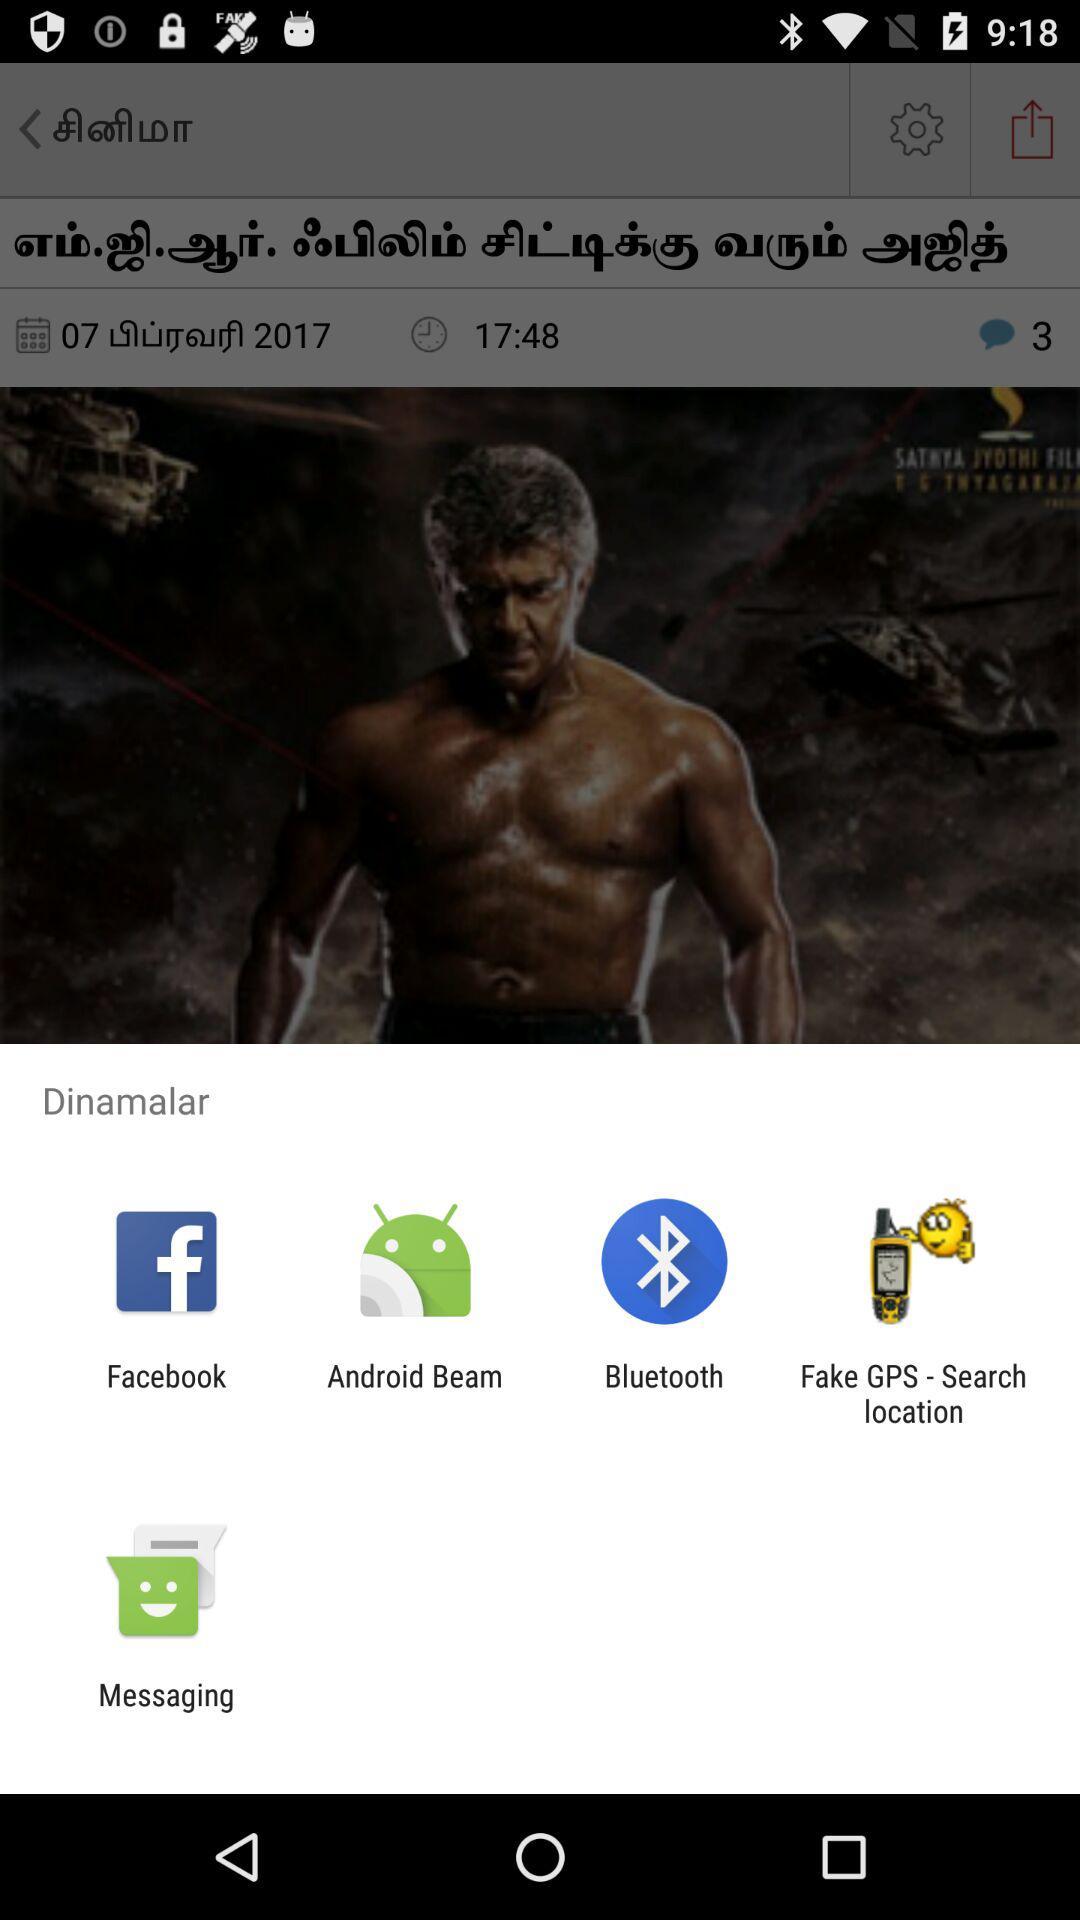 The height and width of the screenshot is (1920, 1080). I want to click on the icon next to bluetooth app, so click(414, 1392).